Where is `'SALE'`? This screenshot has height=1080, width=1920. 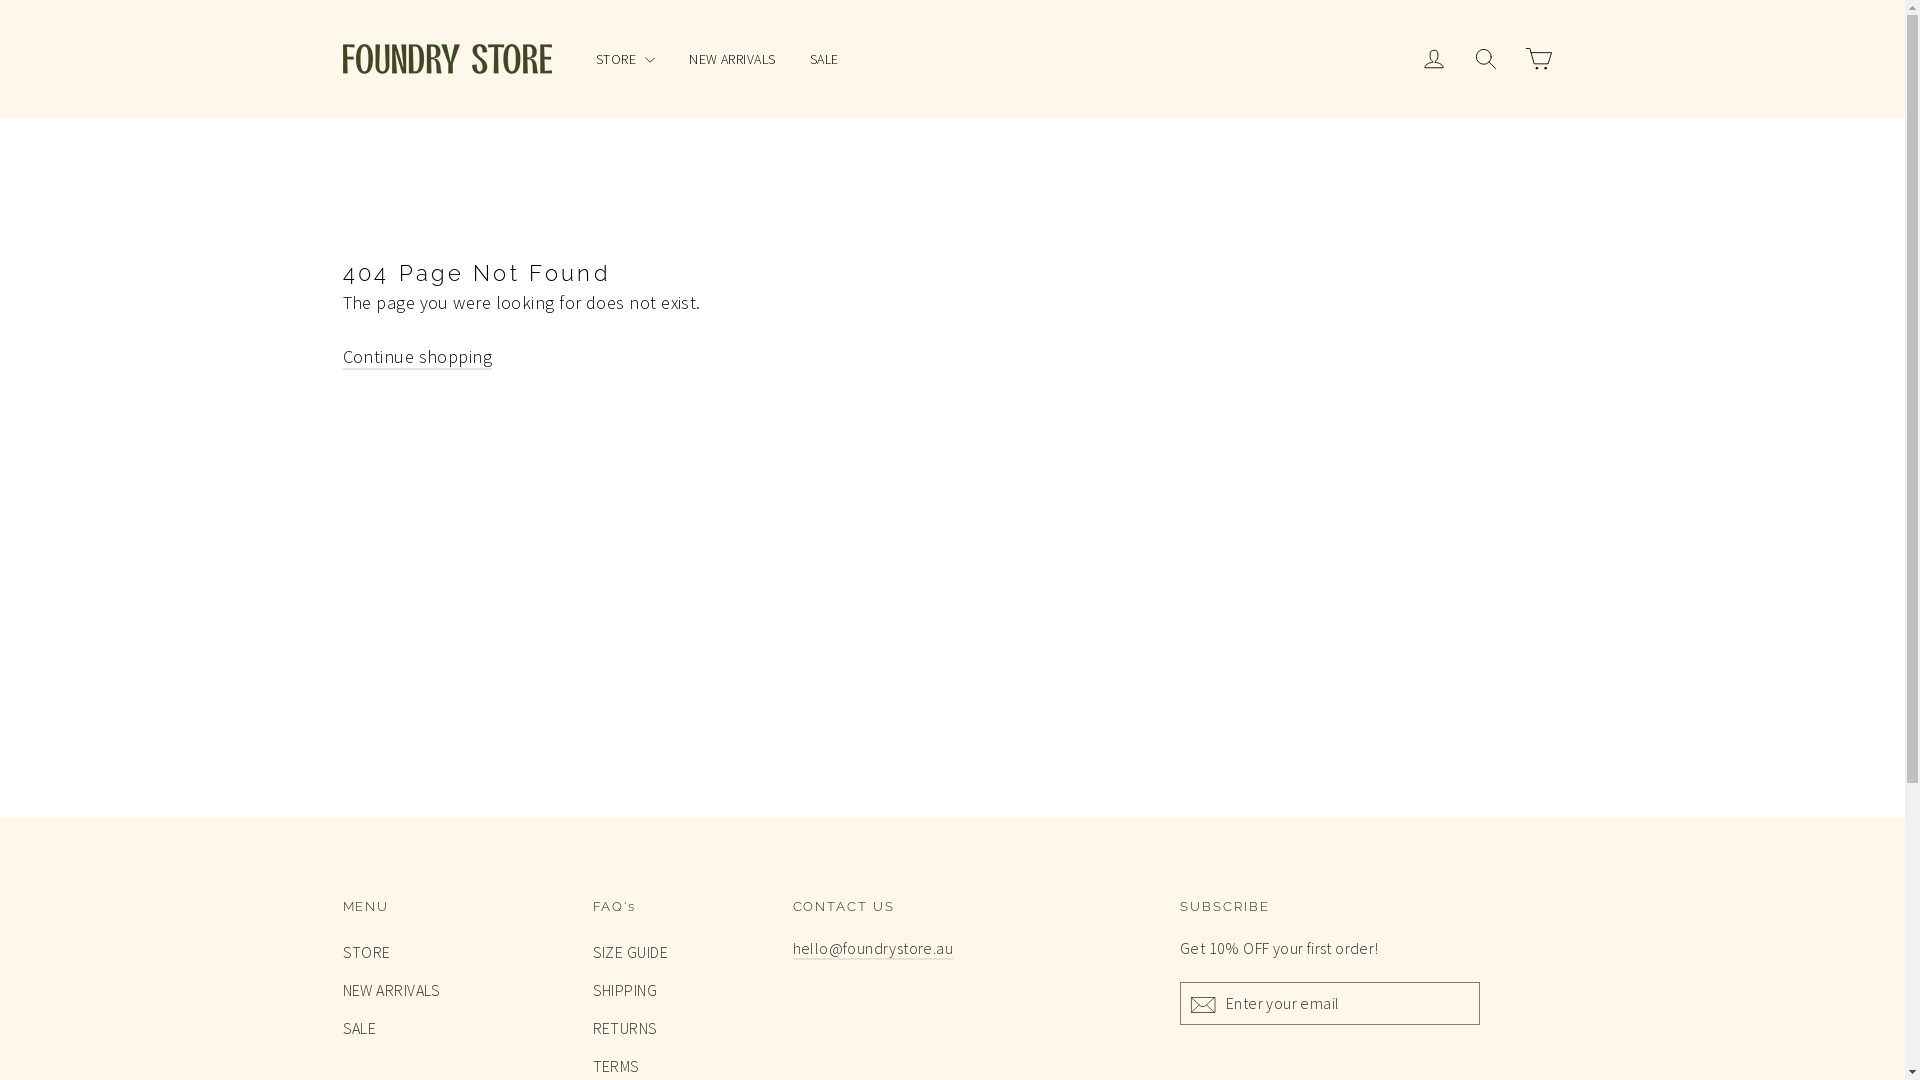
'SALE' is located at coordinates (450, 1029).